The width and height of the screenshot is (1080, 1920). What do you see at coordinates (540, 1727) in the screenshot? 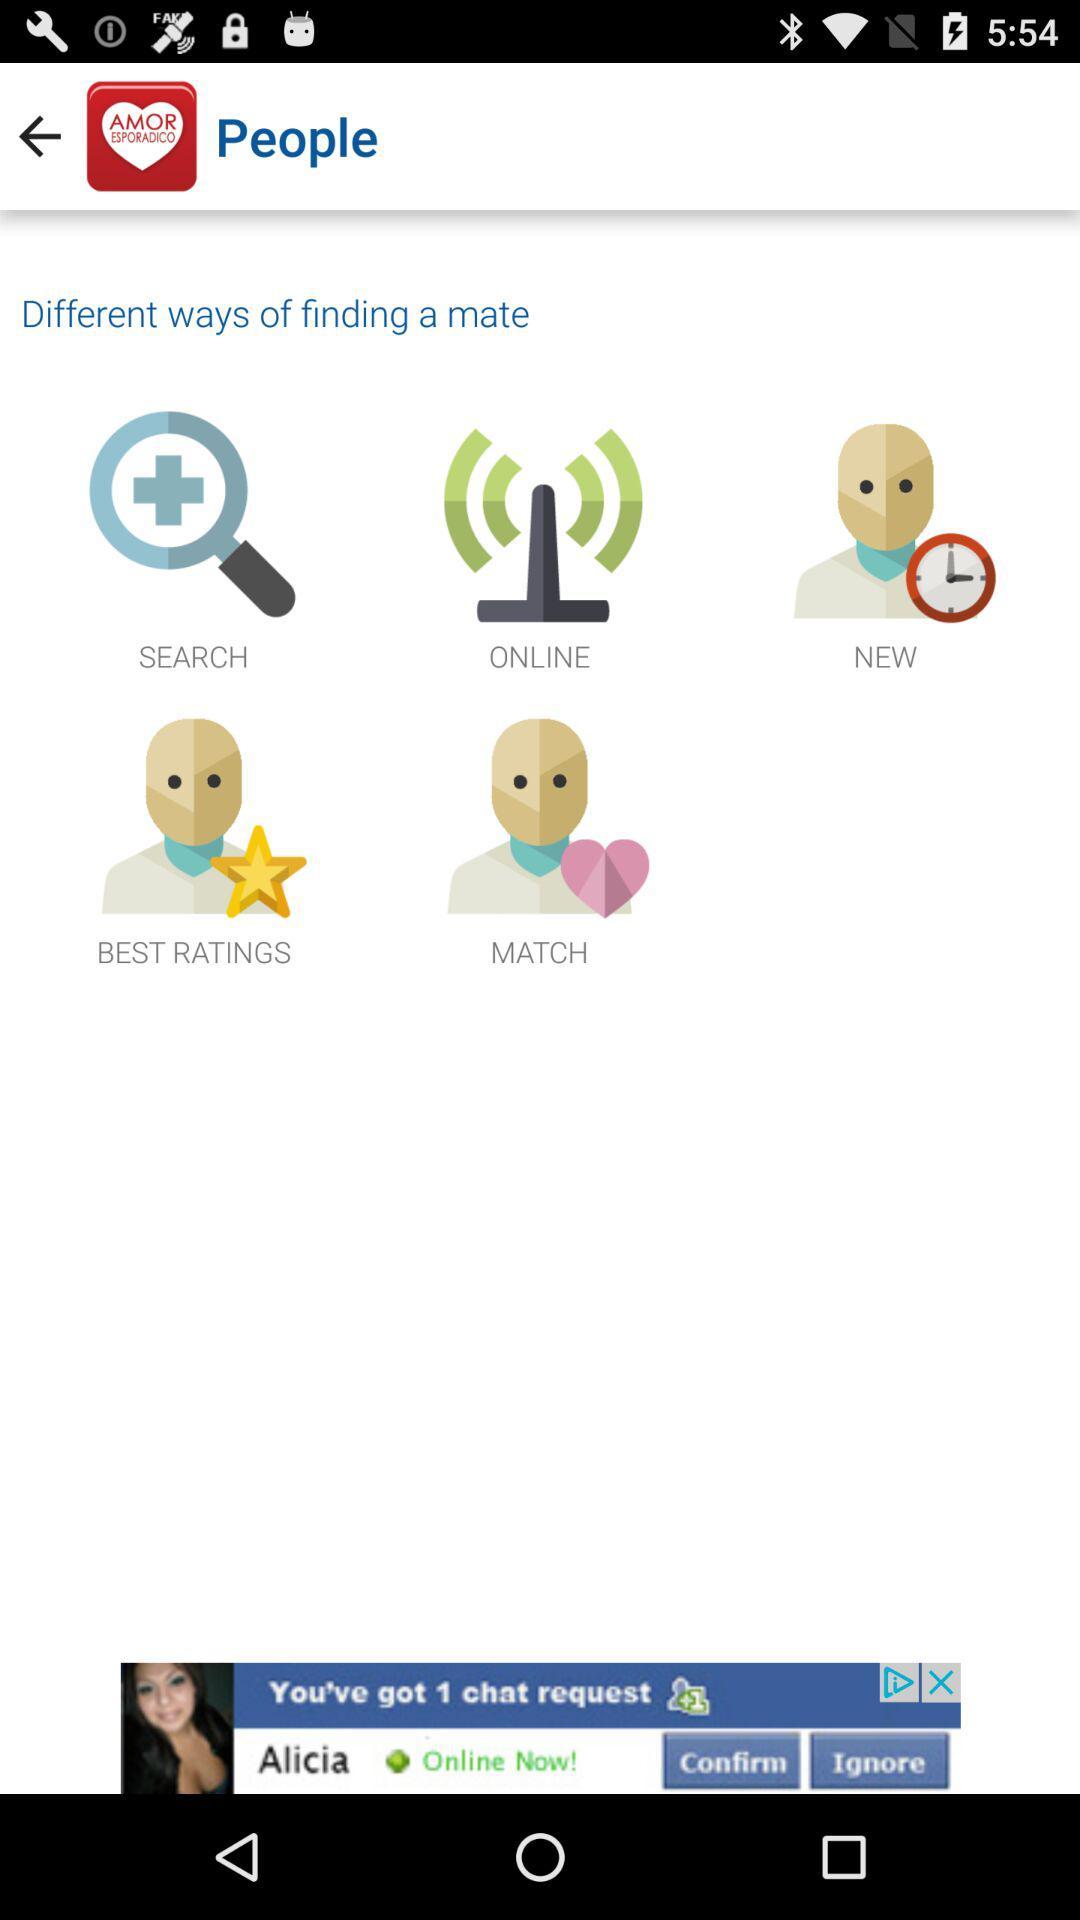
I see `open advertisement` at bounding box center [540, 1727].